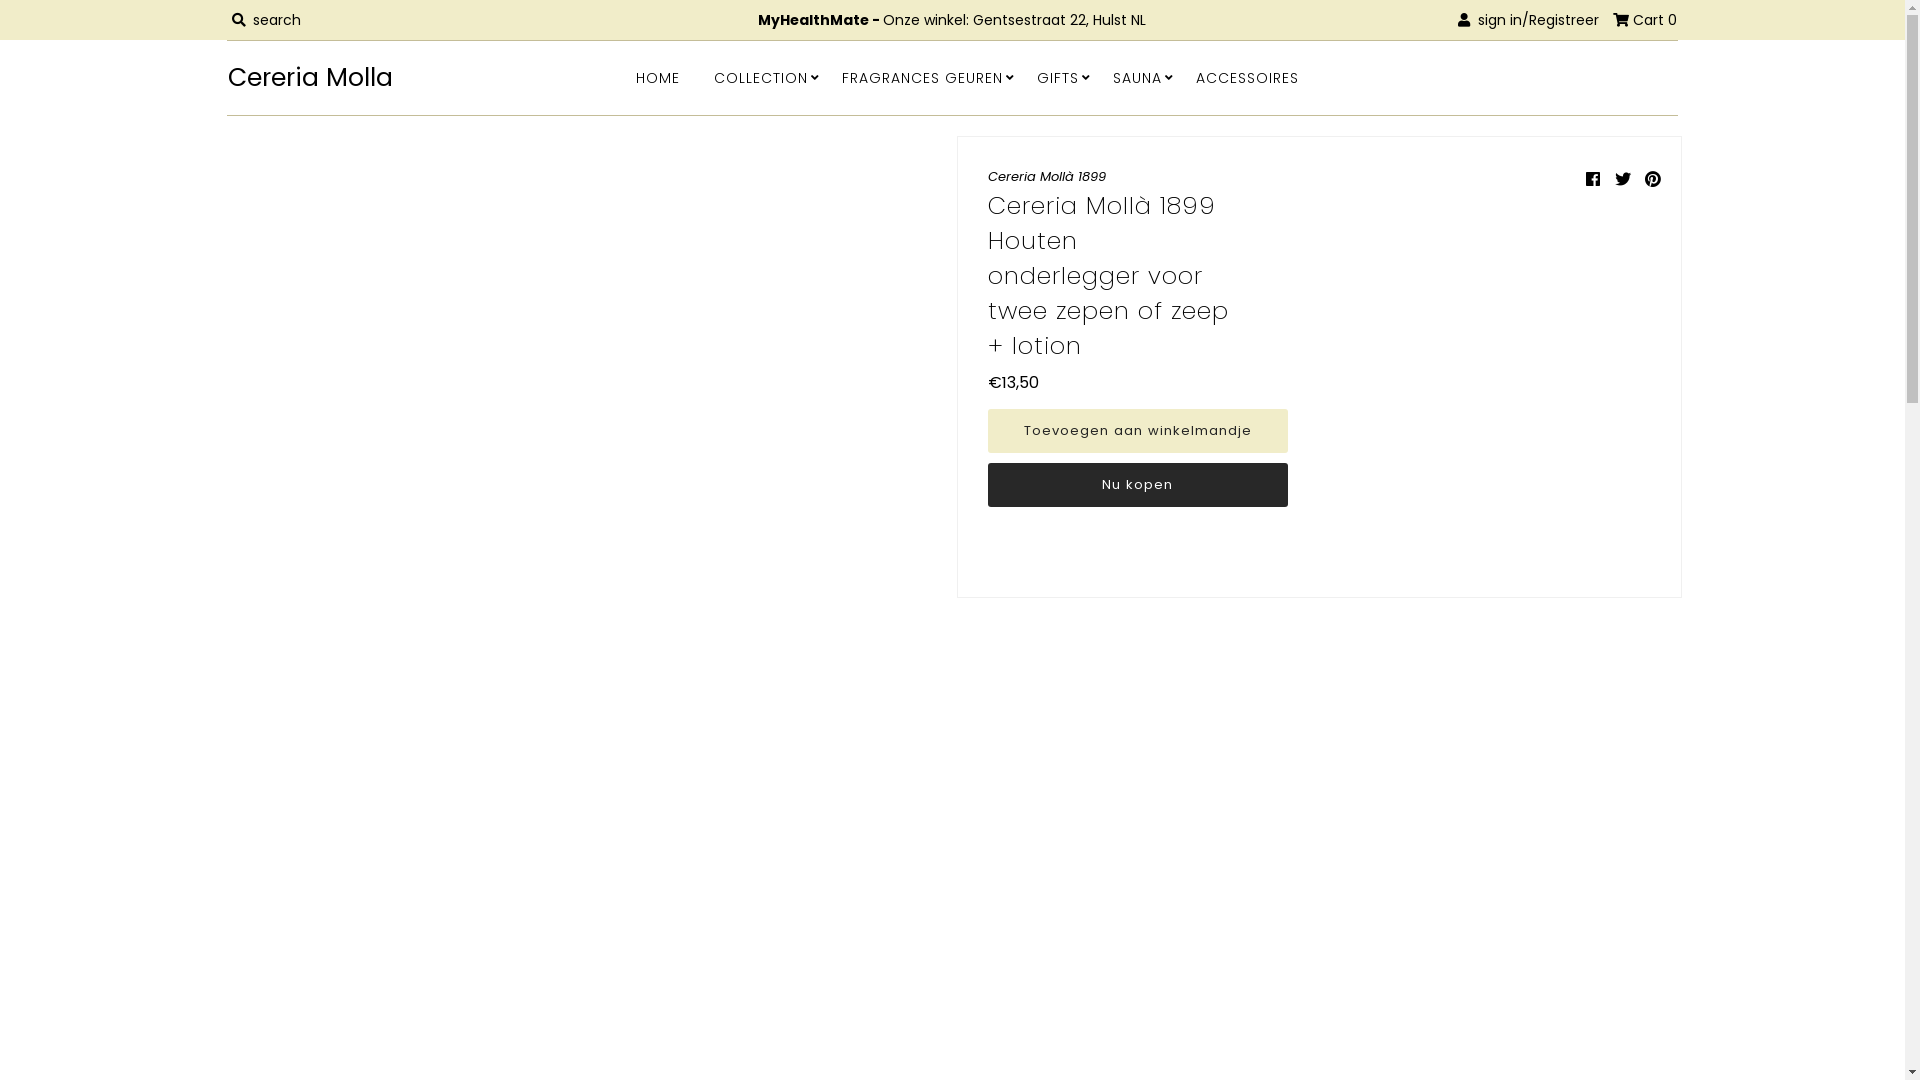  I want to click on 'Toevoegen aan winkelmandje', so click(1137, 430).